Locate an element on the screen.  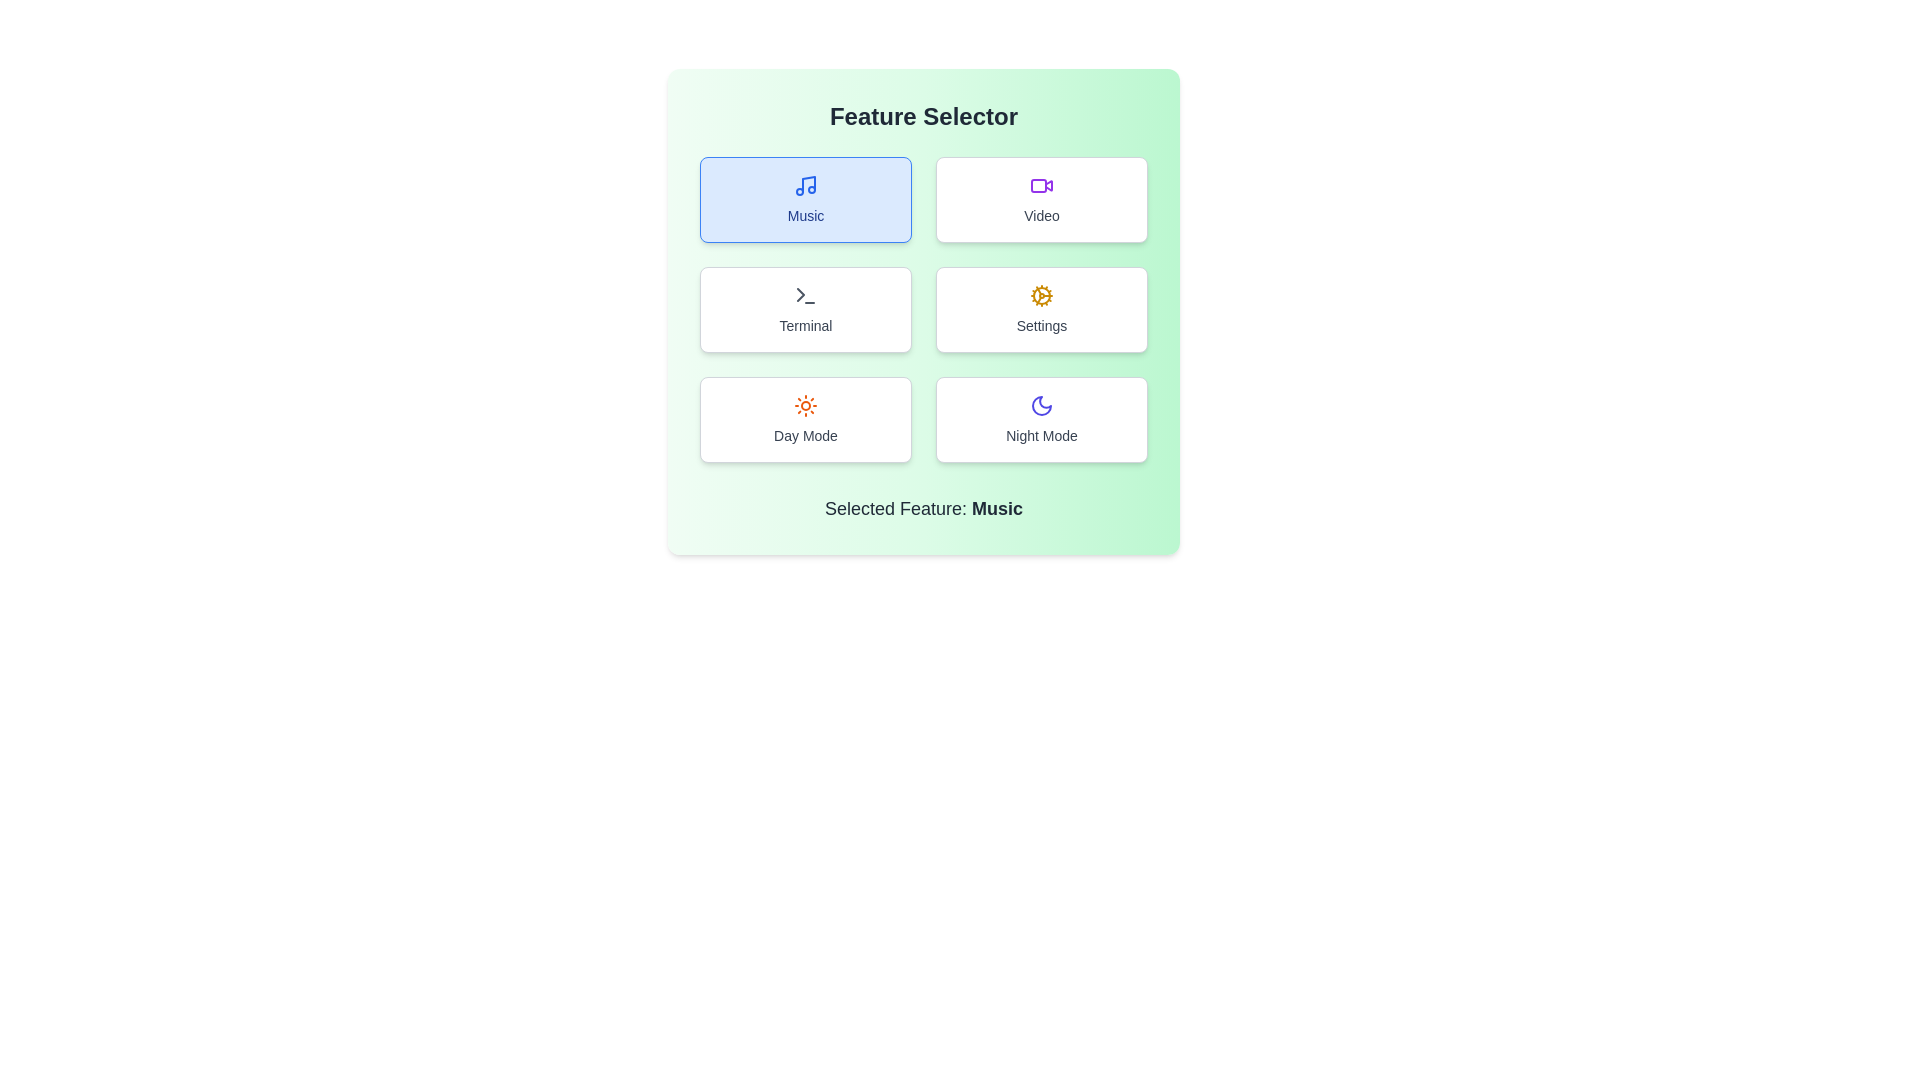
the Interactive button labeled 'Terminal', which has a white background, gray border, and a terminal icon above the text is located at coordinates (806, 309).